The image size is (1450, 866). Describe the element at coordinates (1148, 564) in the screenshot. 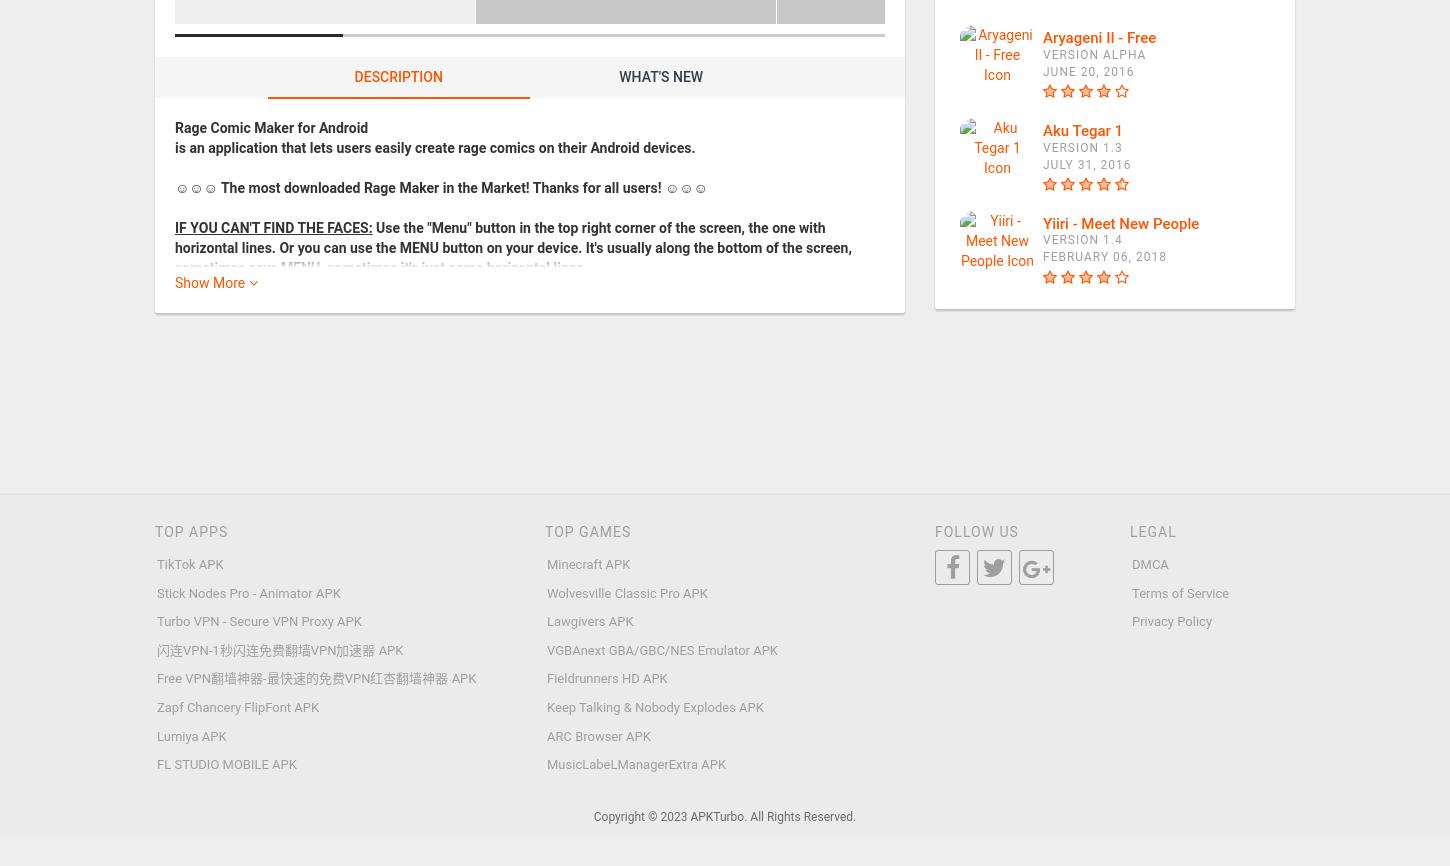

I see `'DMCA'` at that location.